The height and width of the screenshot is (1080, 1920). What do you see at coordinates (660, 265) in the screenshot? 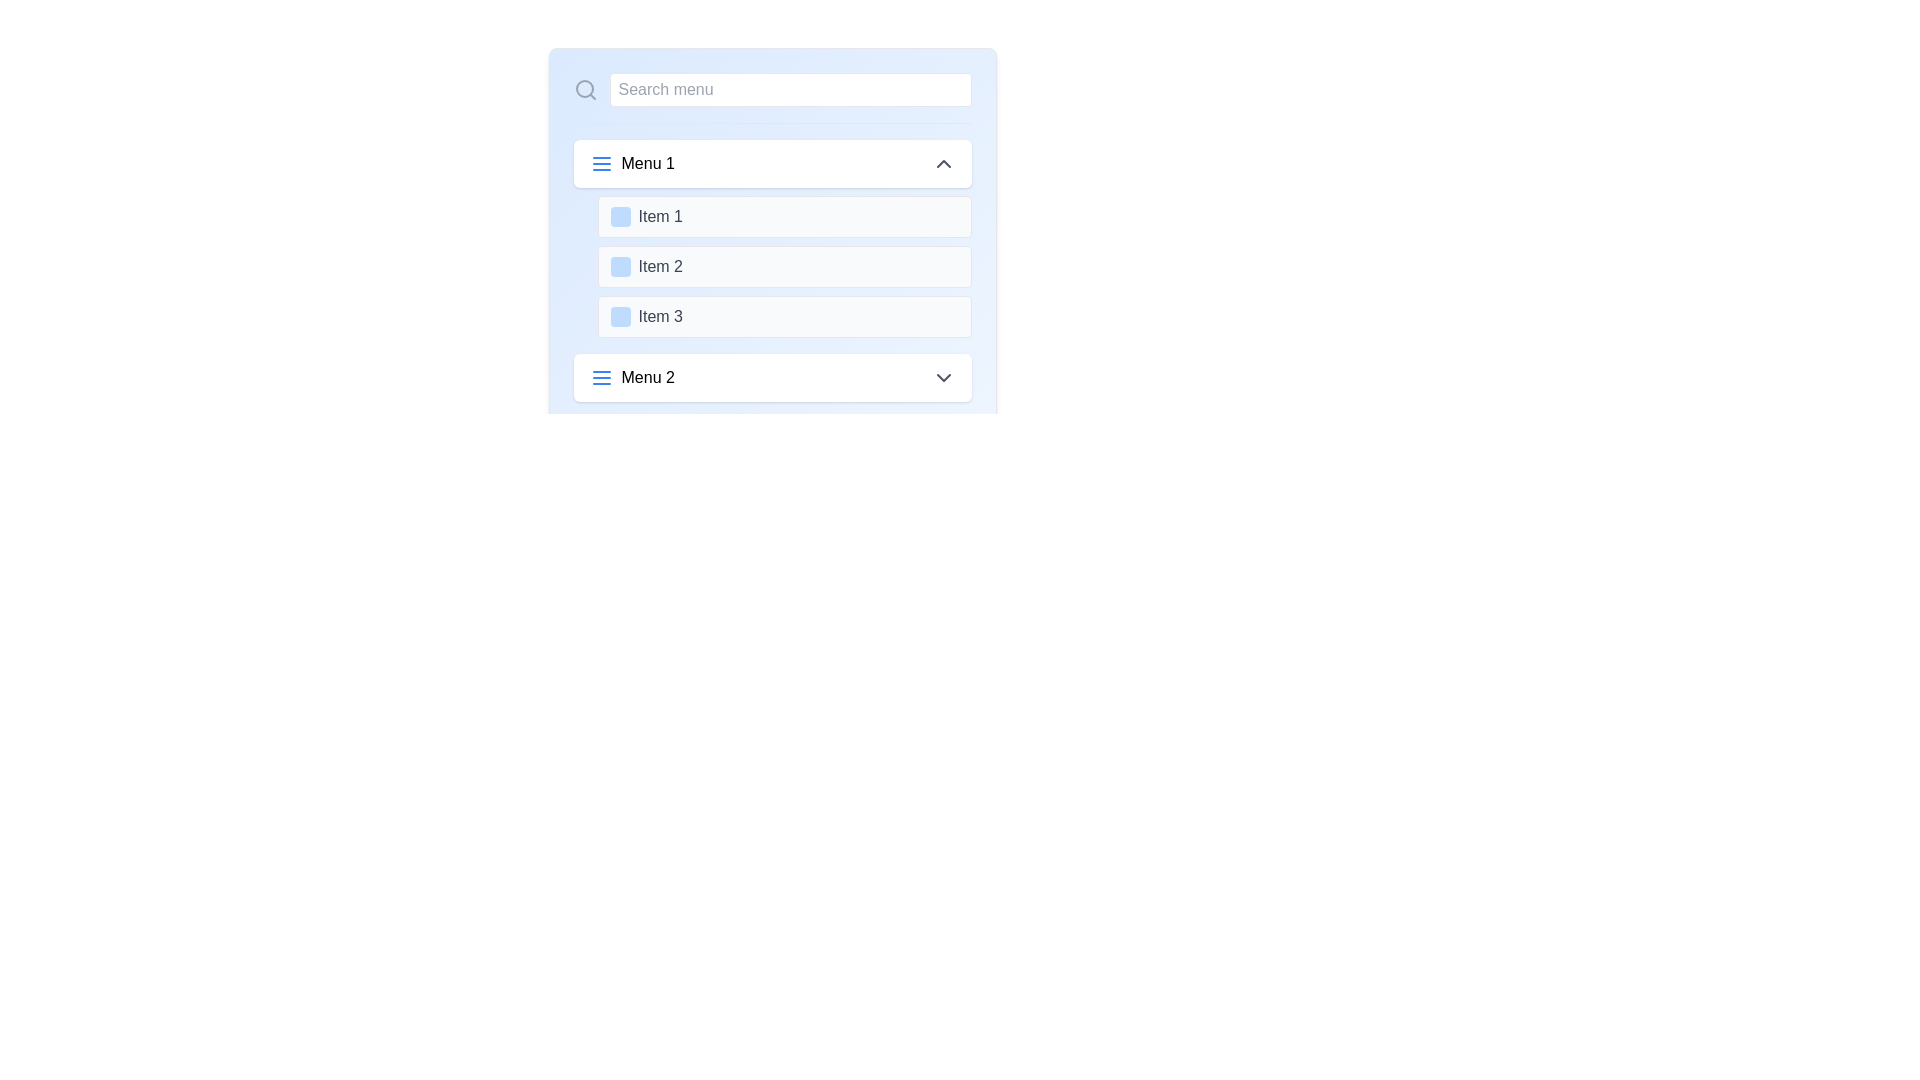
I see `the static text label 'Item 2' located` at bounding box center [660, 265].